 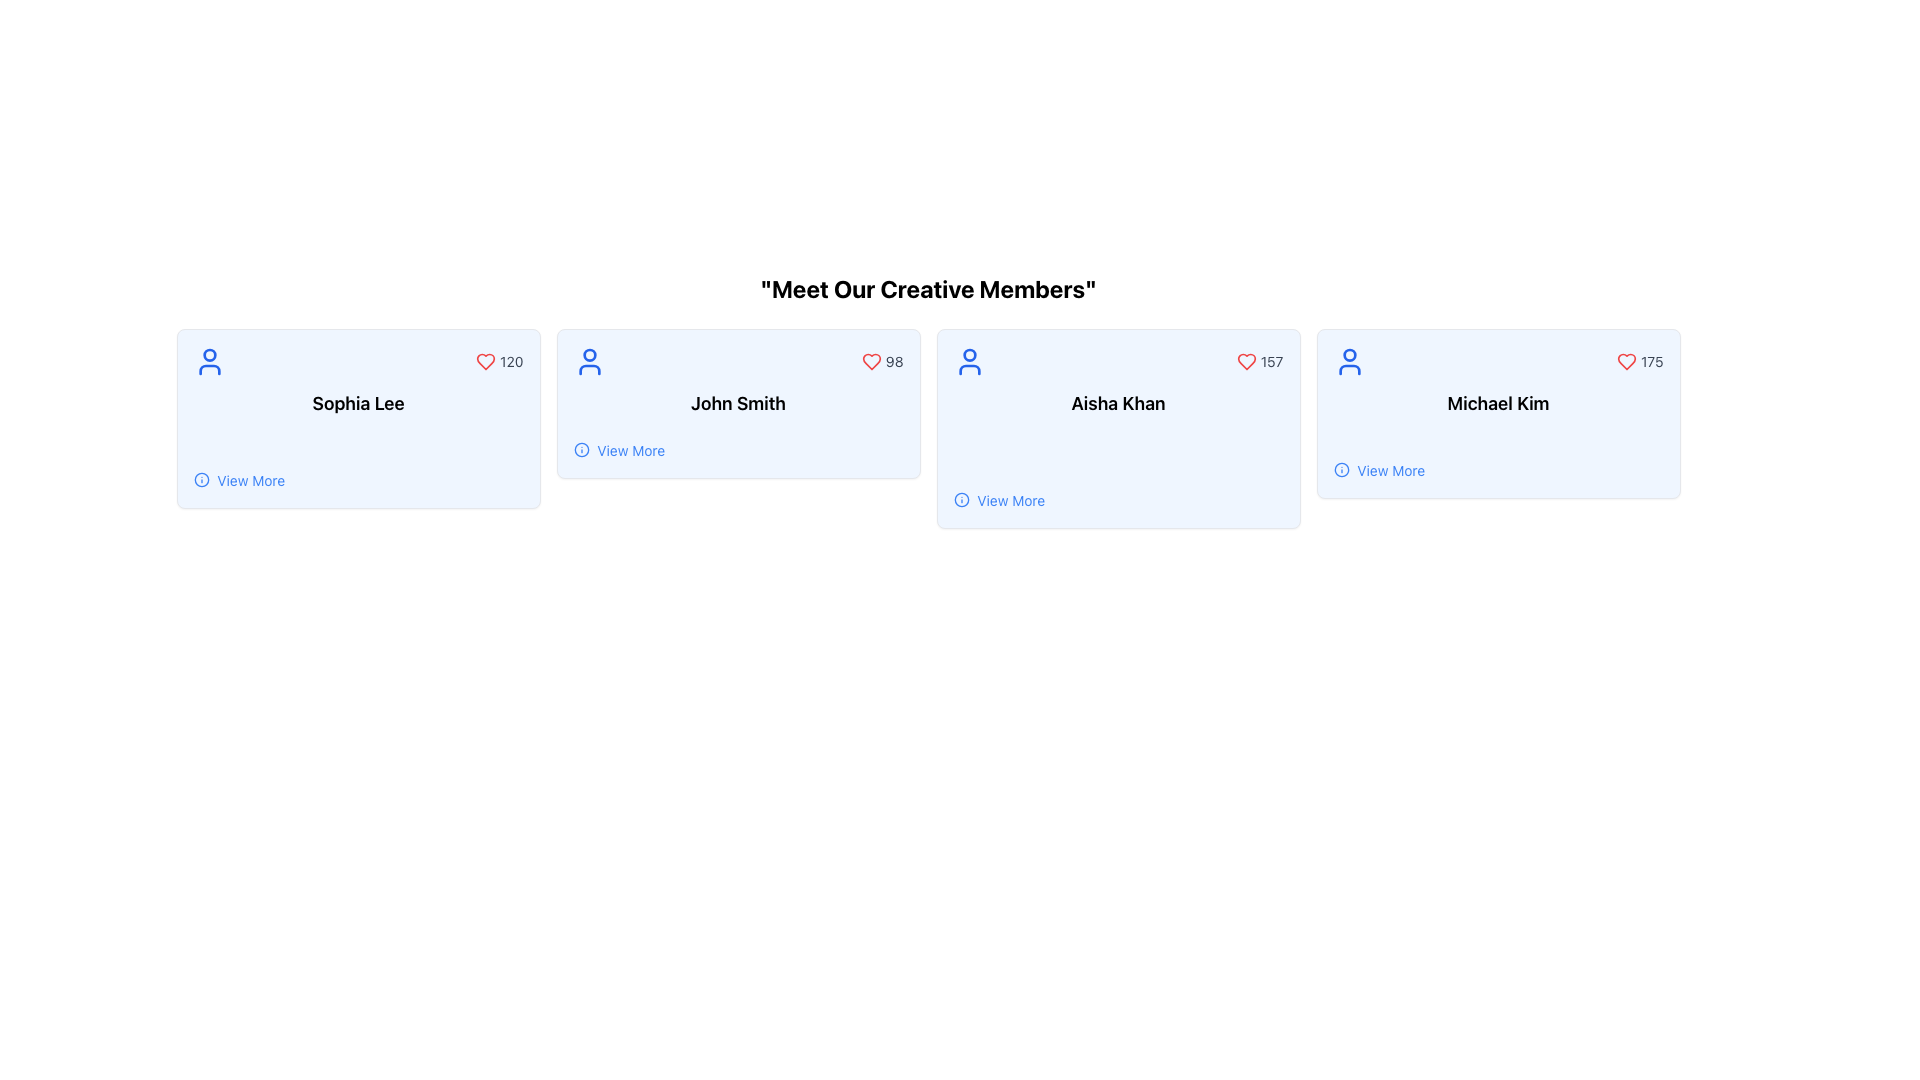 I want to click on the Informational Icon, which is a blue 'i' symbol located to the left of the 'View More' text link in the card associated with 'Michael Kim', so click(x=1341, y=470).